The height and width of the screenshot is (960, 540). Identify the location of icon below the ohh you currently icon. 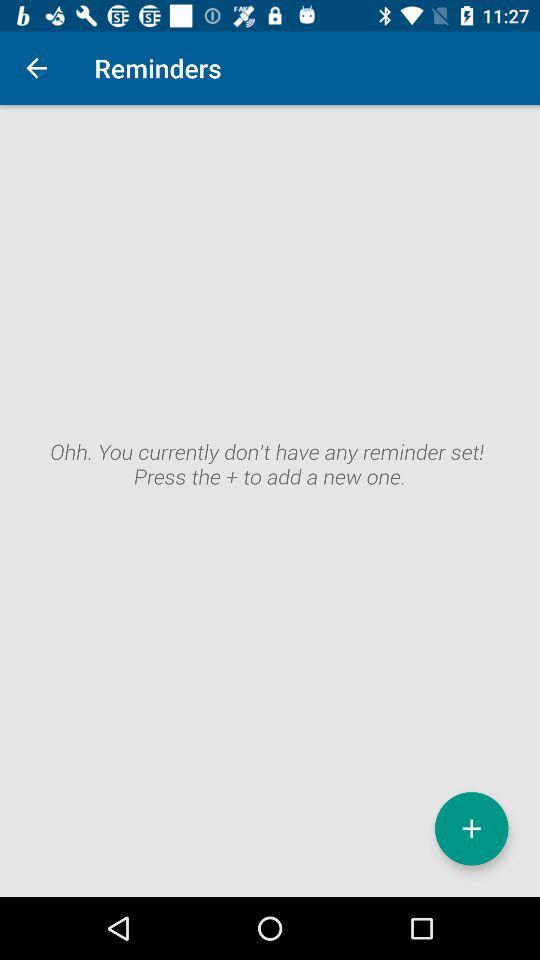
(471, 828).